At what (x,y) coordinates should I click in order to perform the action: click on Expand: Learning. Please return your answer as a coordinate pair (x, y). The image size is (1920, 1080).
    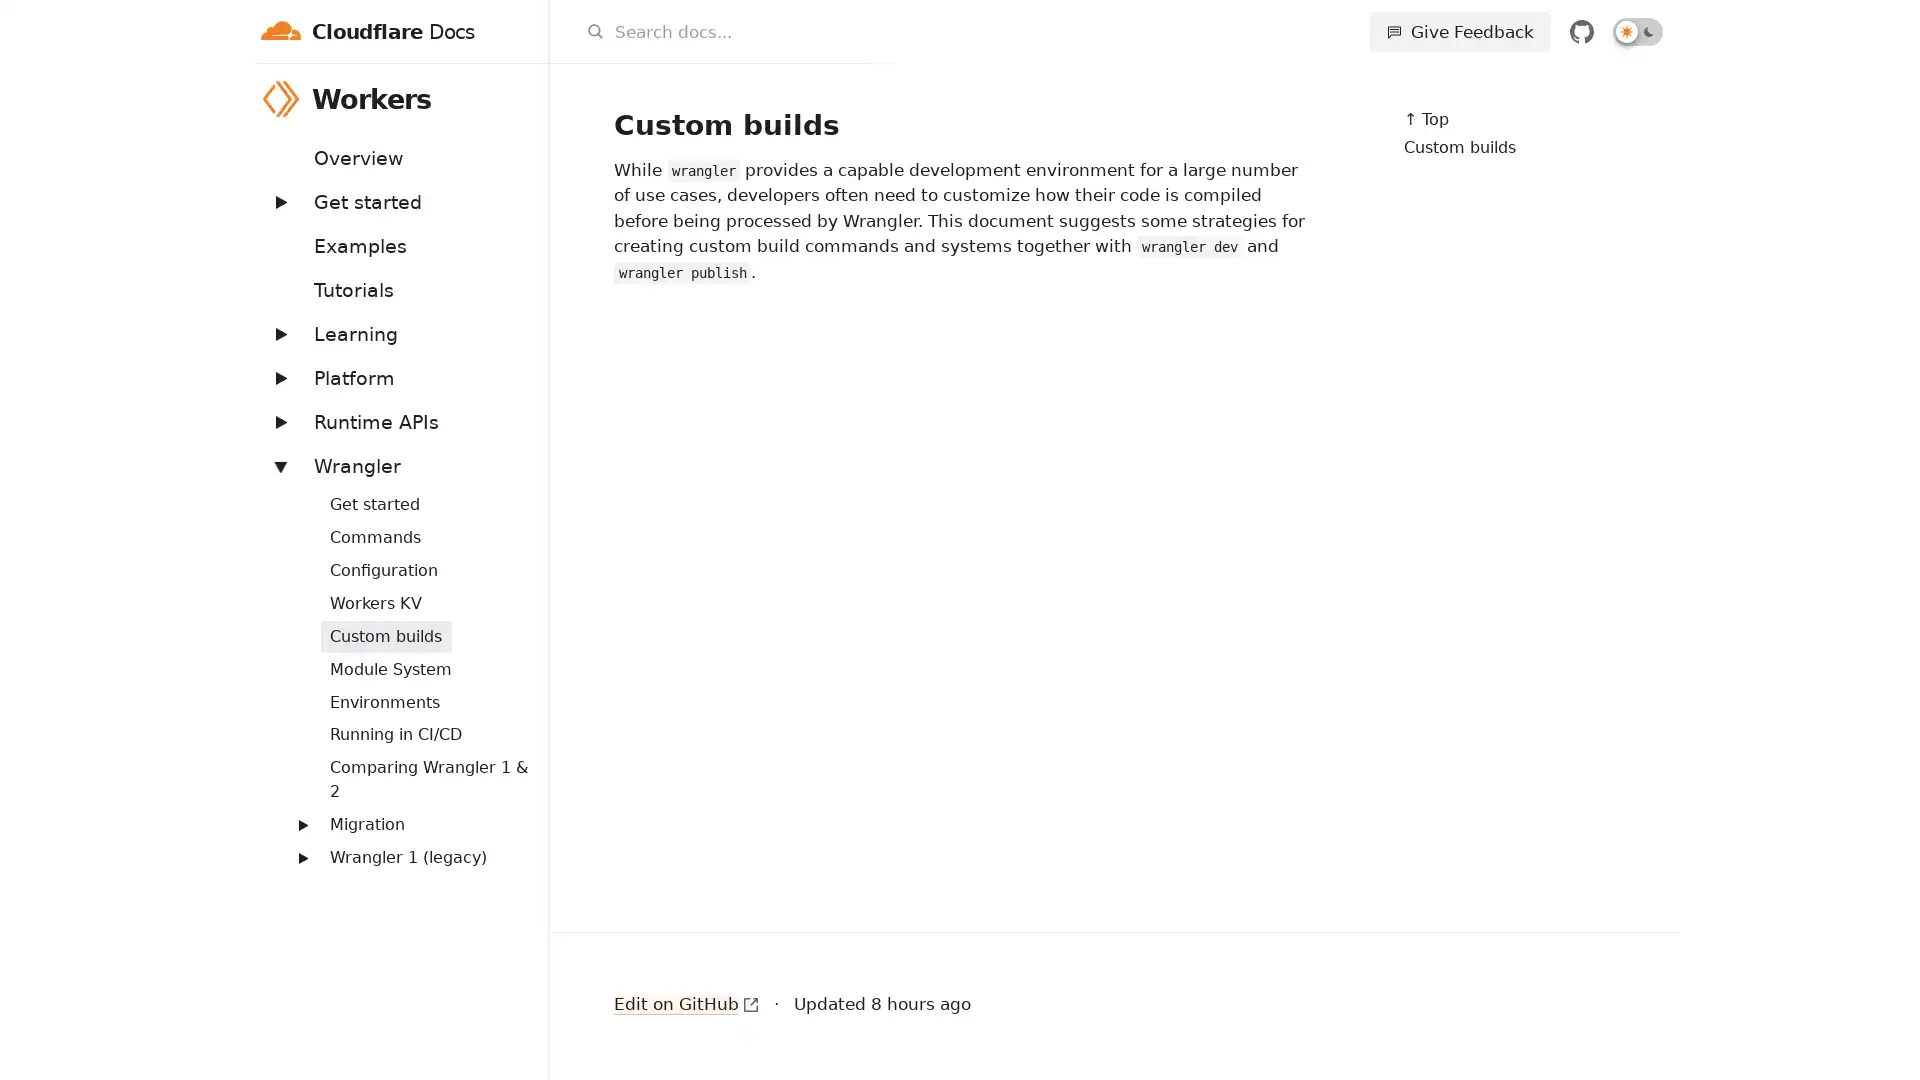
    Looking at the image, I should click on (278, 332).